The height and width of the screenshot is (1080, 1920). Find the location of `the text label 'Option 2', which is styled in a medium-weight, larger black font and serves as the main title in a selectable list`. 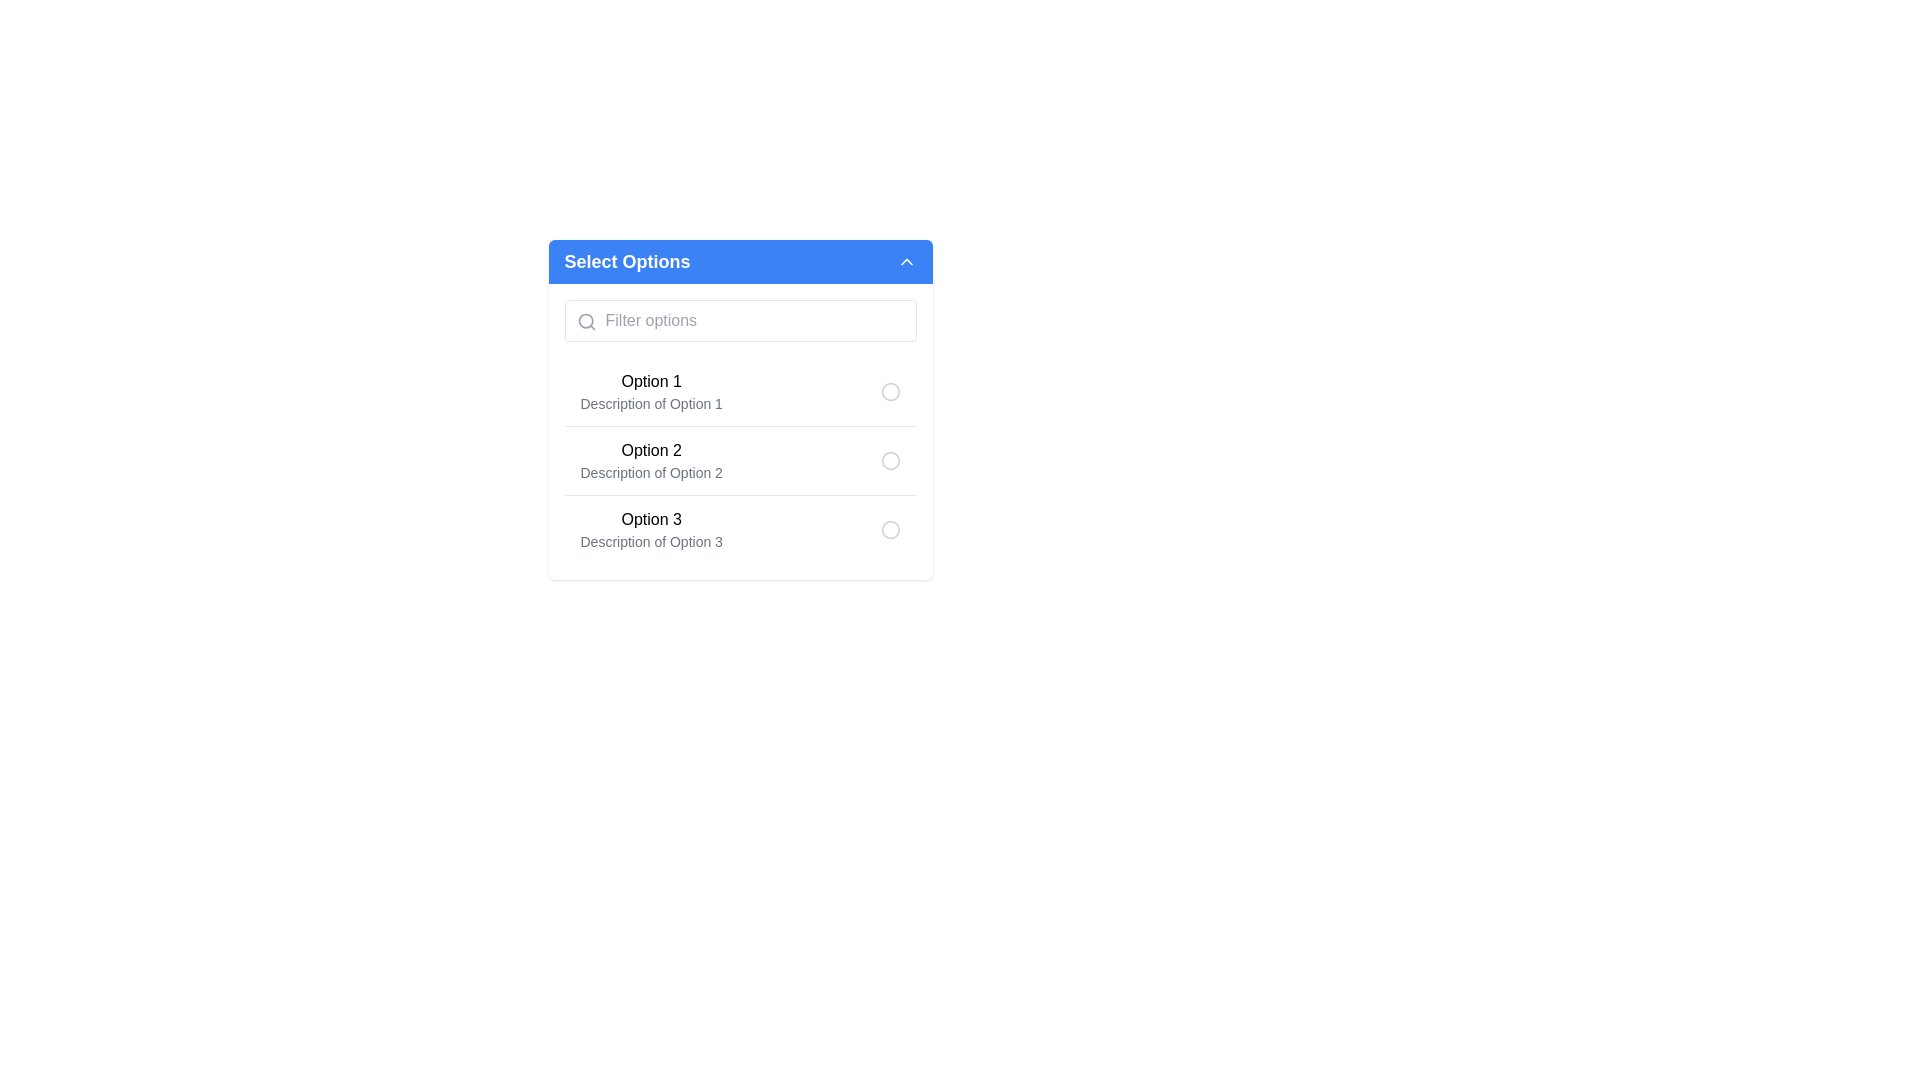

the text label 'Option 2', which is styled in a medium-weight, larger black font and serves as the main title in a selectable list is located at coordinates (651, 451).